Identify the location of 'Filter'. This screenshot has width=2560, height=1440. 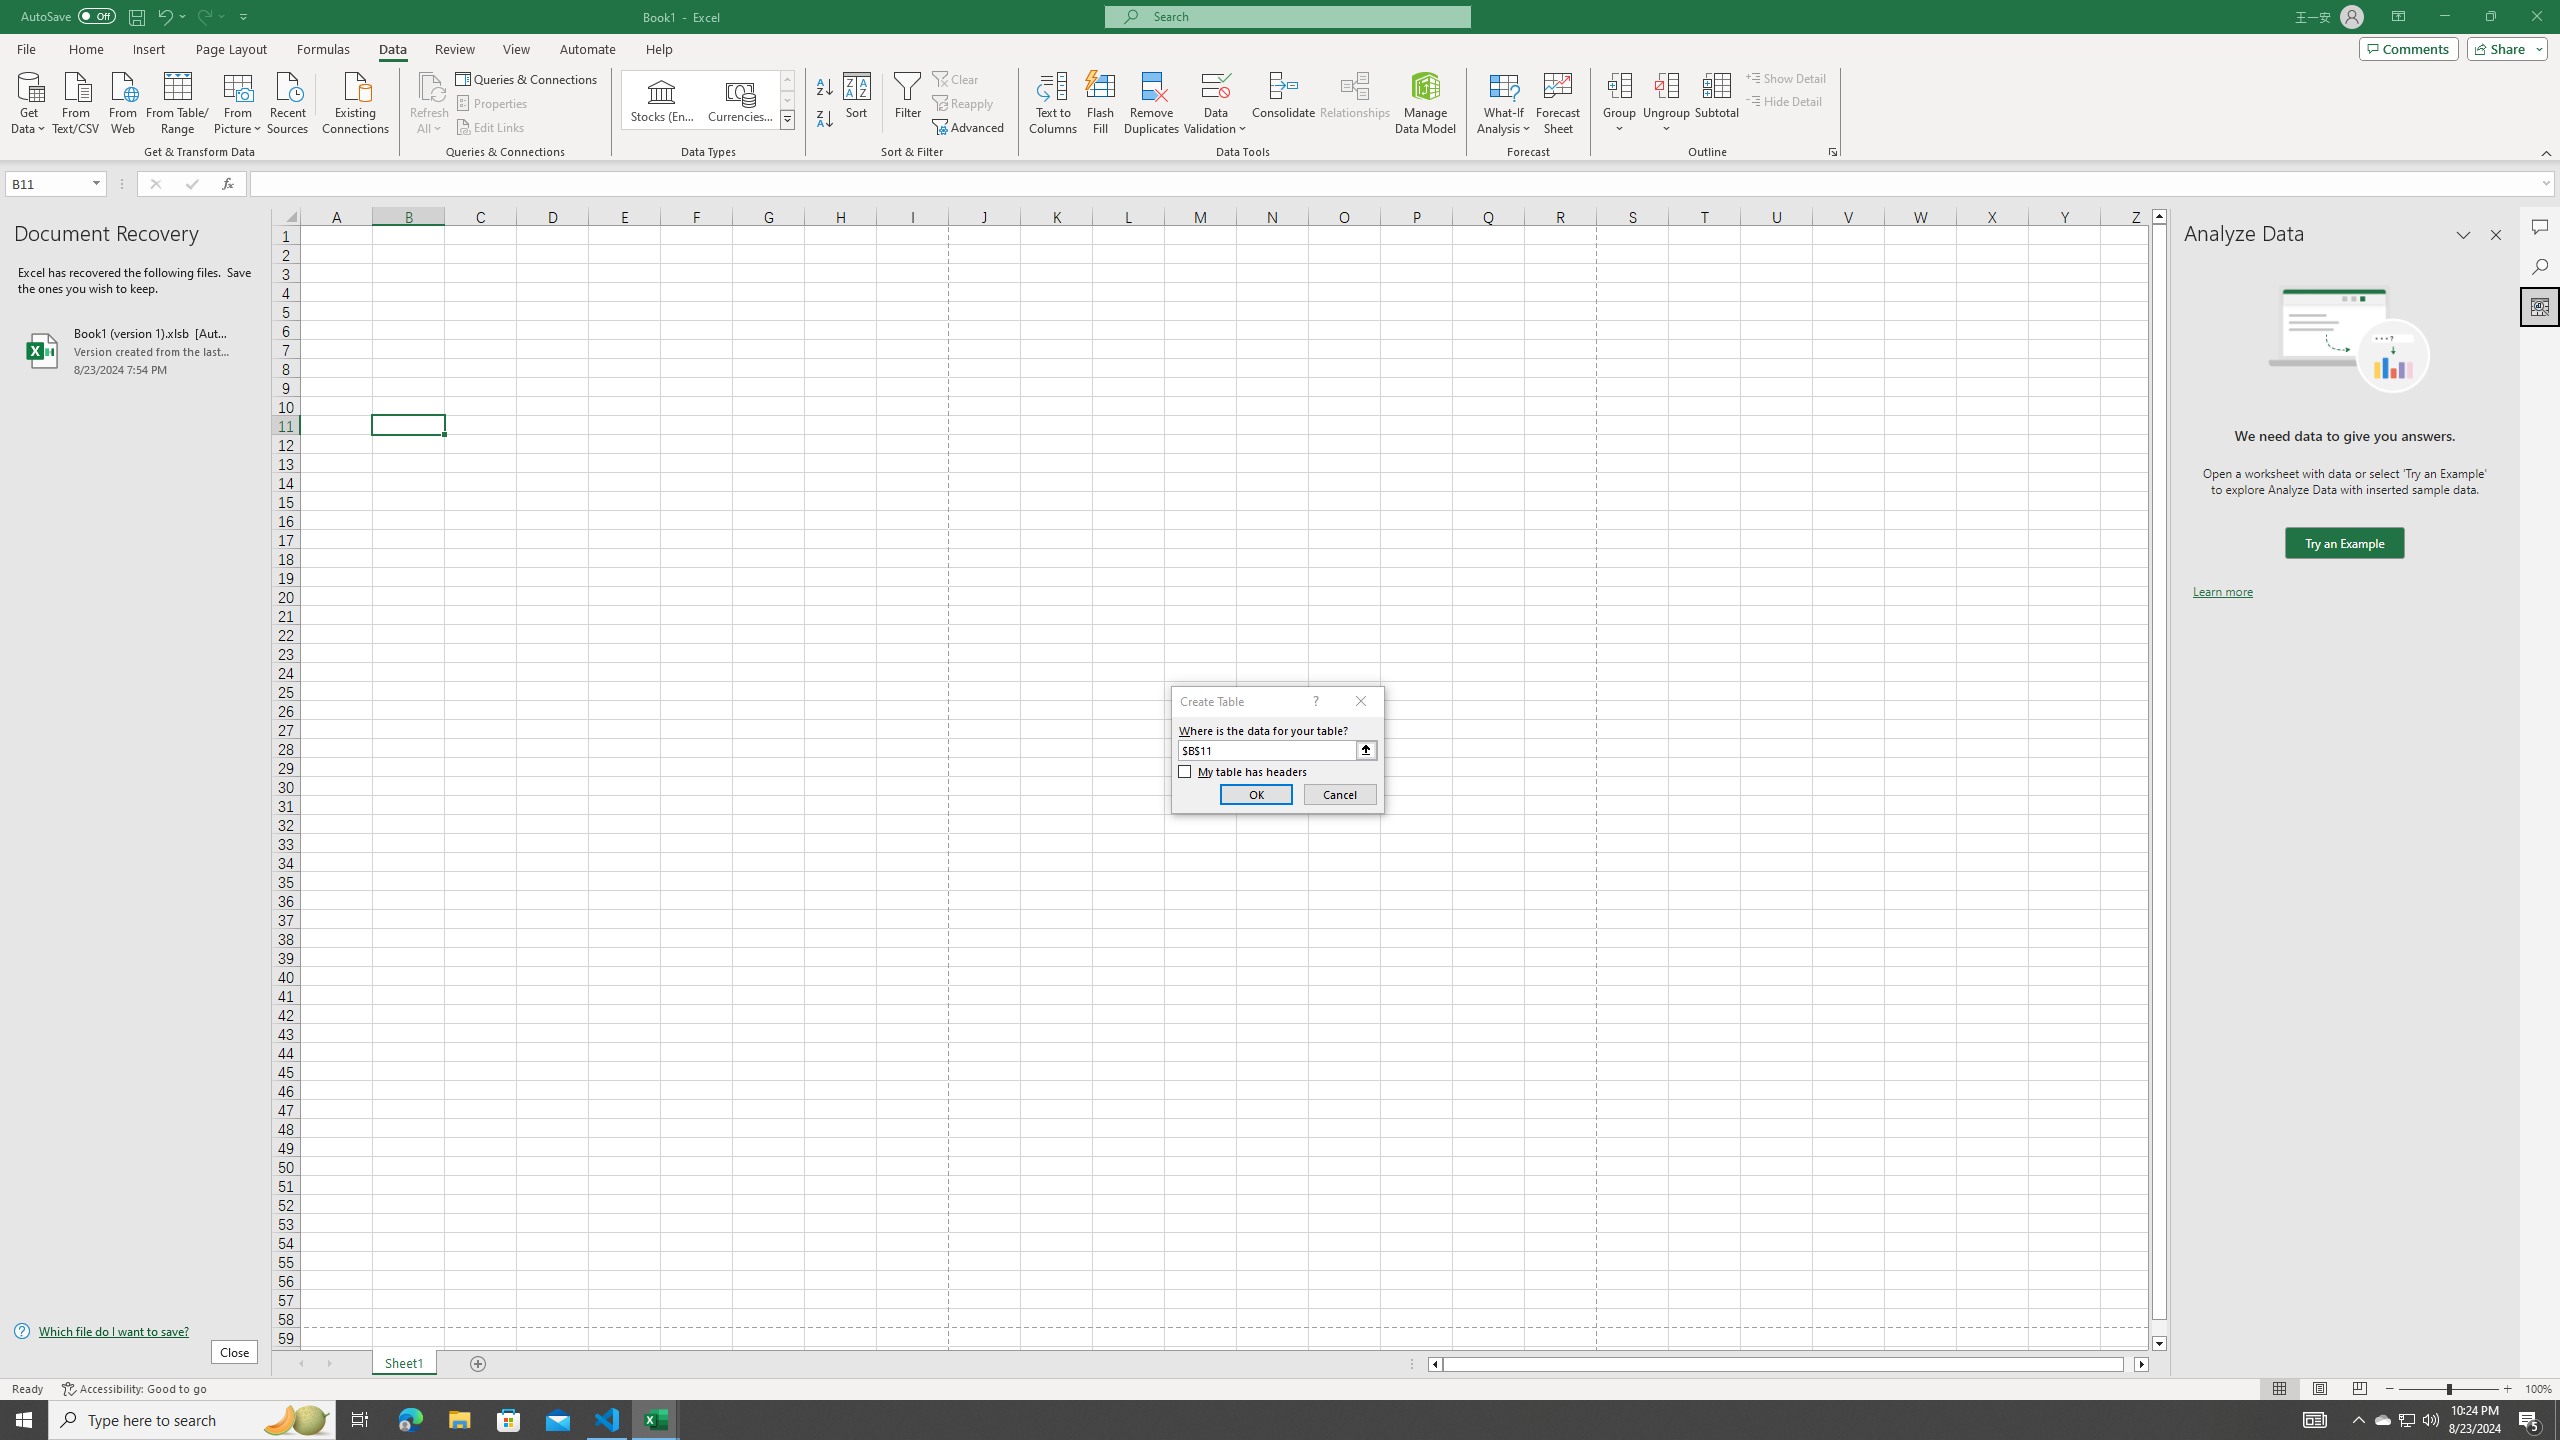
(906, 103).